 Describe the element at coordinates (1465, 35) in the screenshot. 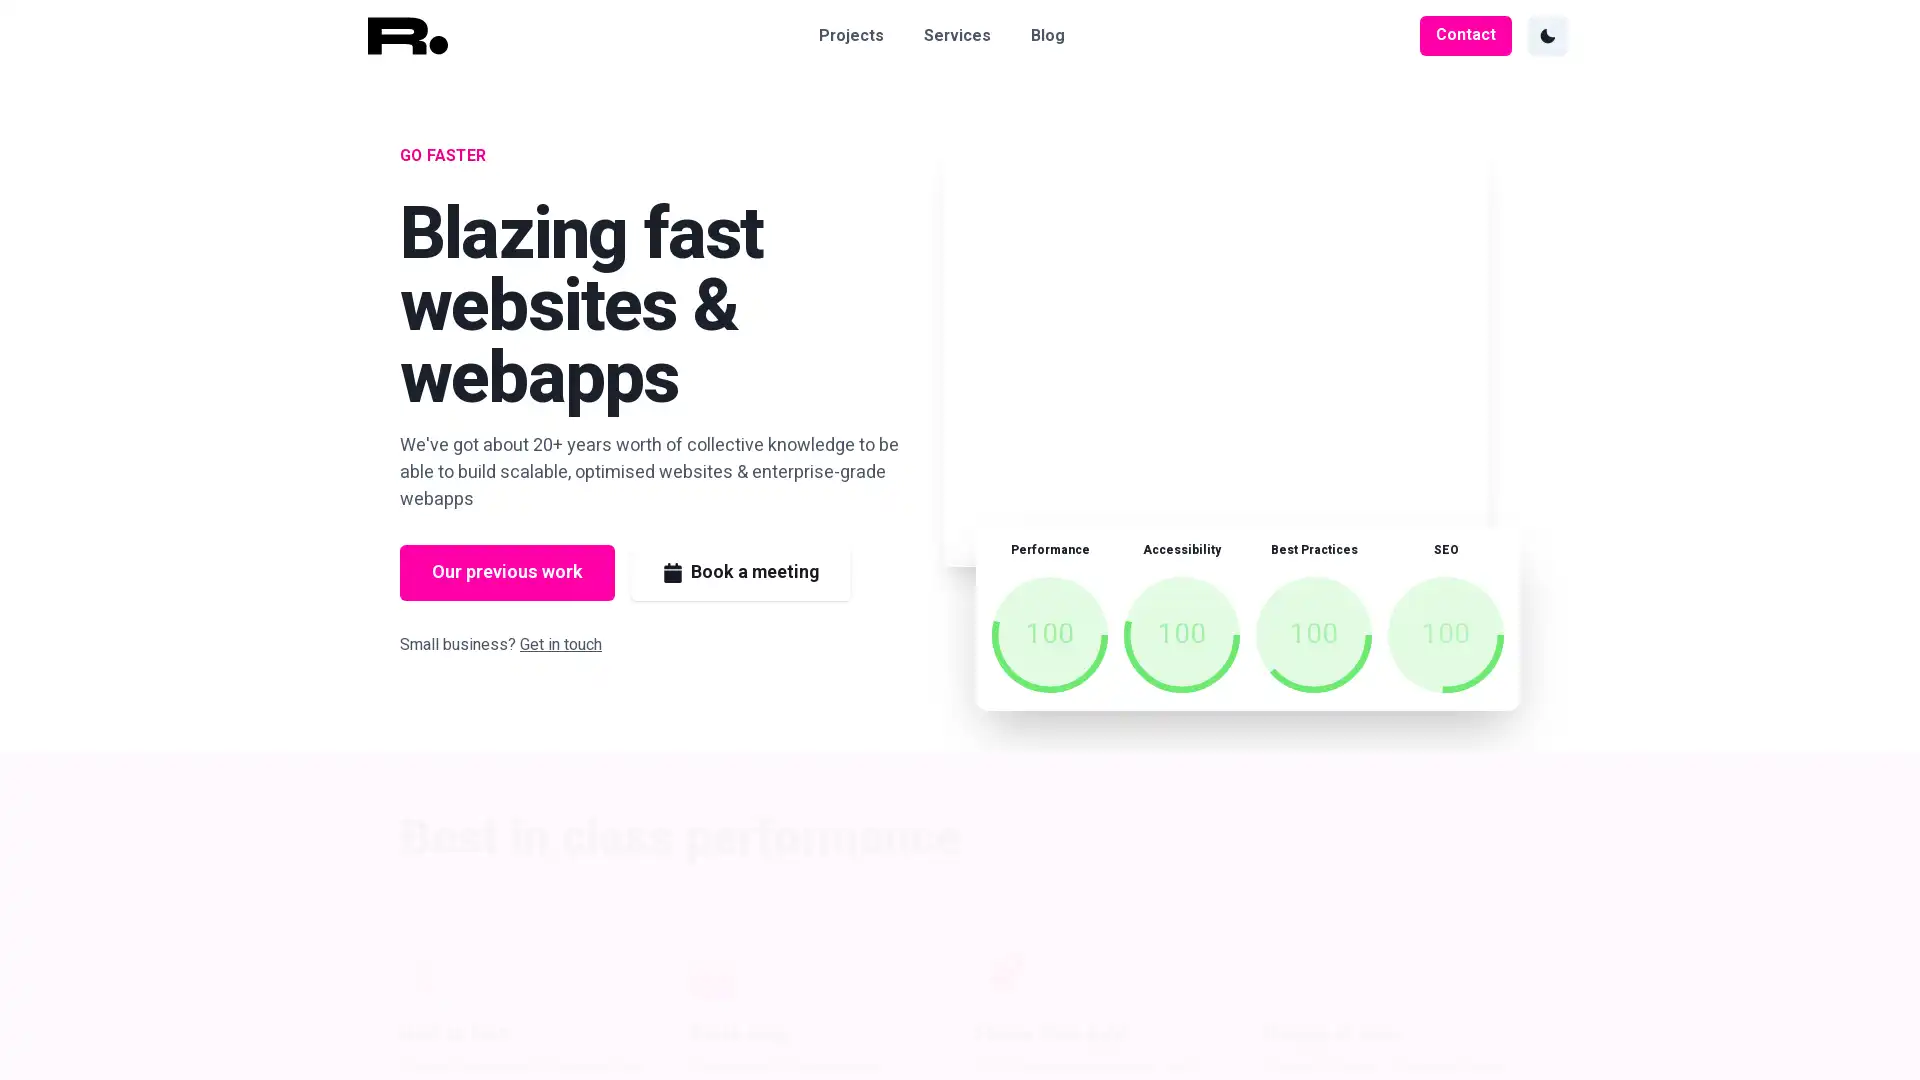

I see `Contact` at that location.